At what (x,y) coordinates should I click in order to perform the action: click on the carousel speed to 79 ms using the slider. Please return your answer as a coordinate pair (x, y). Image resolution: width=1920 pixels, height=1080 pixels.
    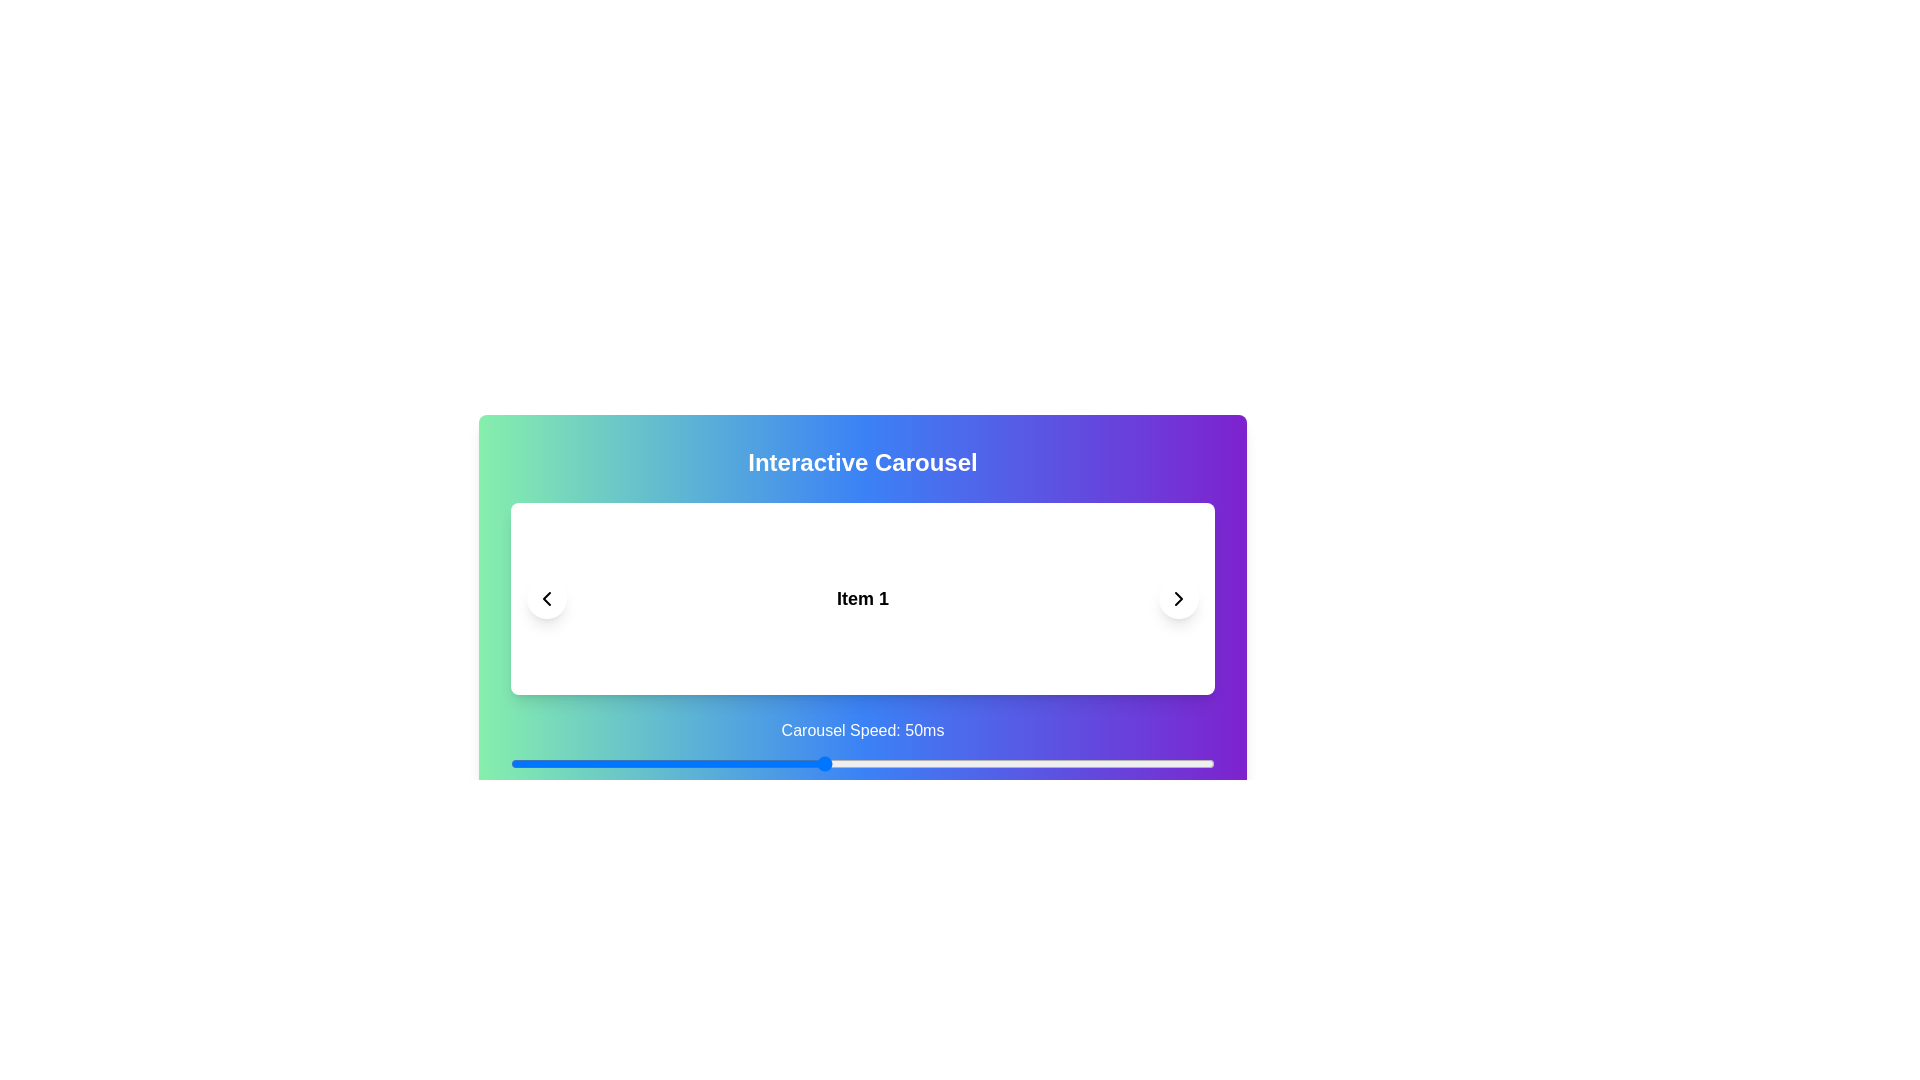
    Looking at the image, I should click on (1049, 763).